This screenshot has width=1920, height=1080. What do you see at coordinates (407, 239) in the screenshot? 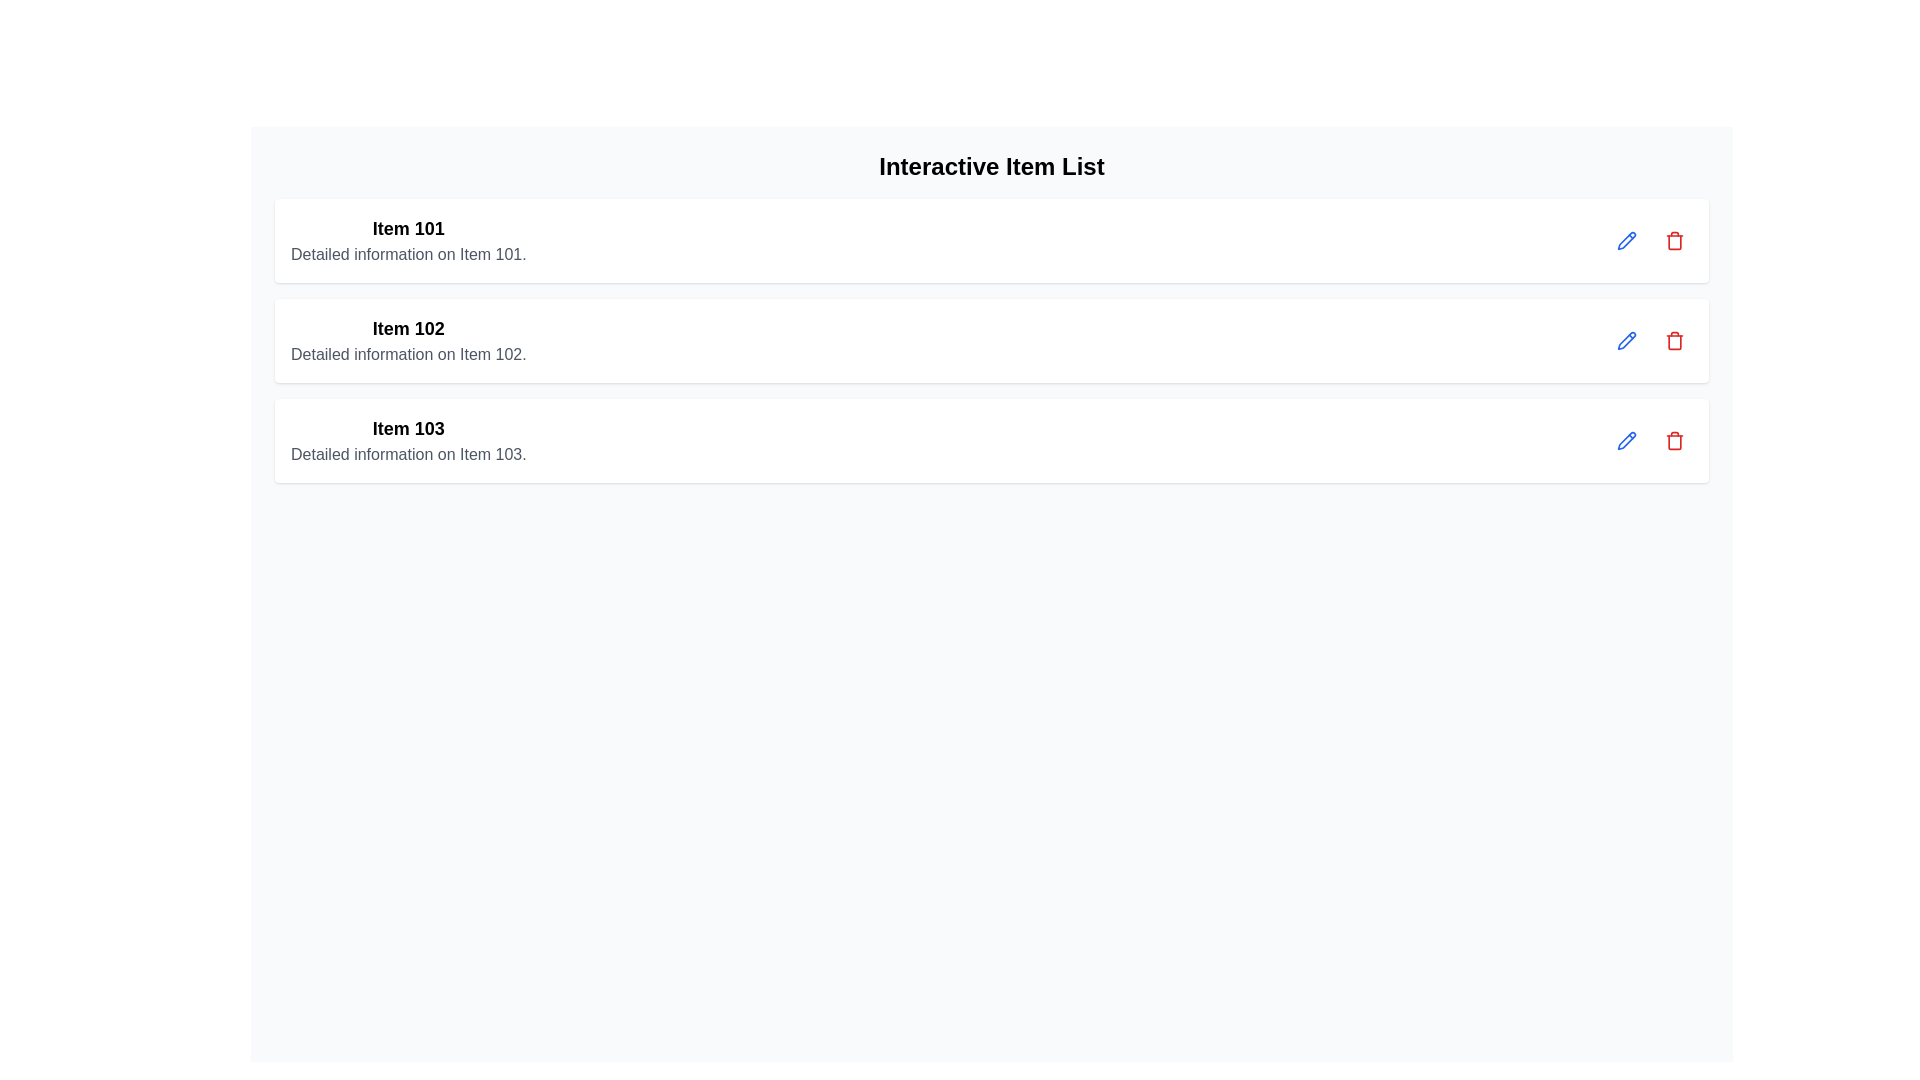
I see `text content of the Textual information block that describes 'Item 101', located at the topmost position in the list` at bounding box center [407, 239].